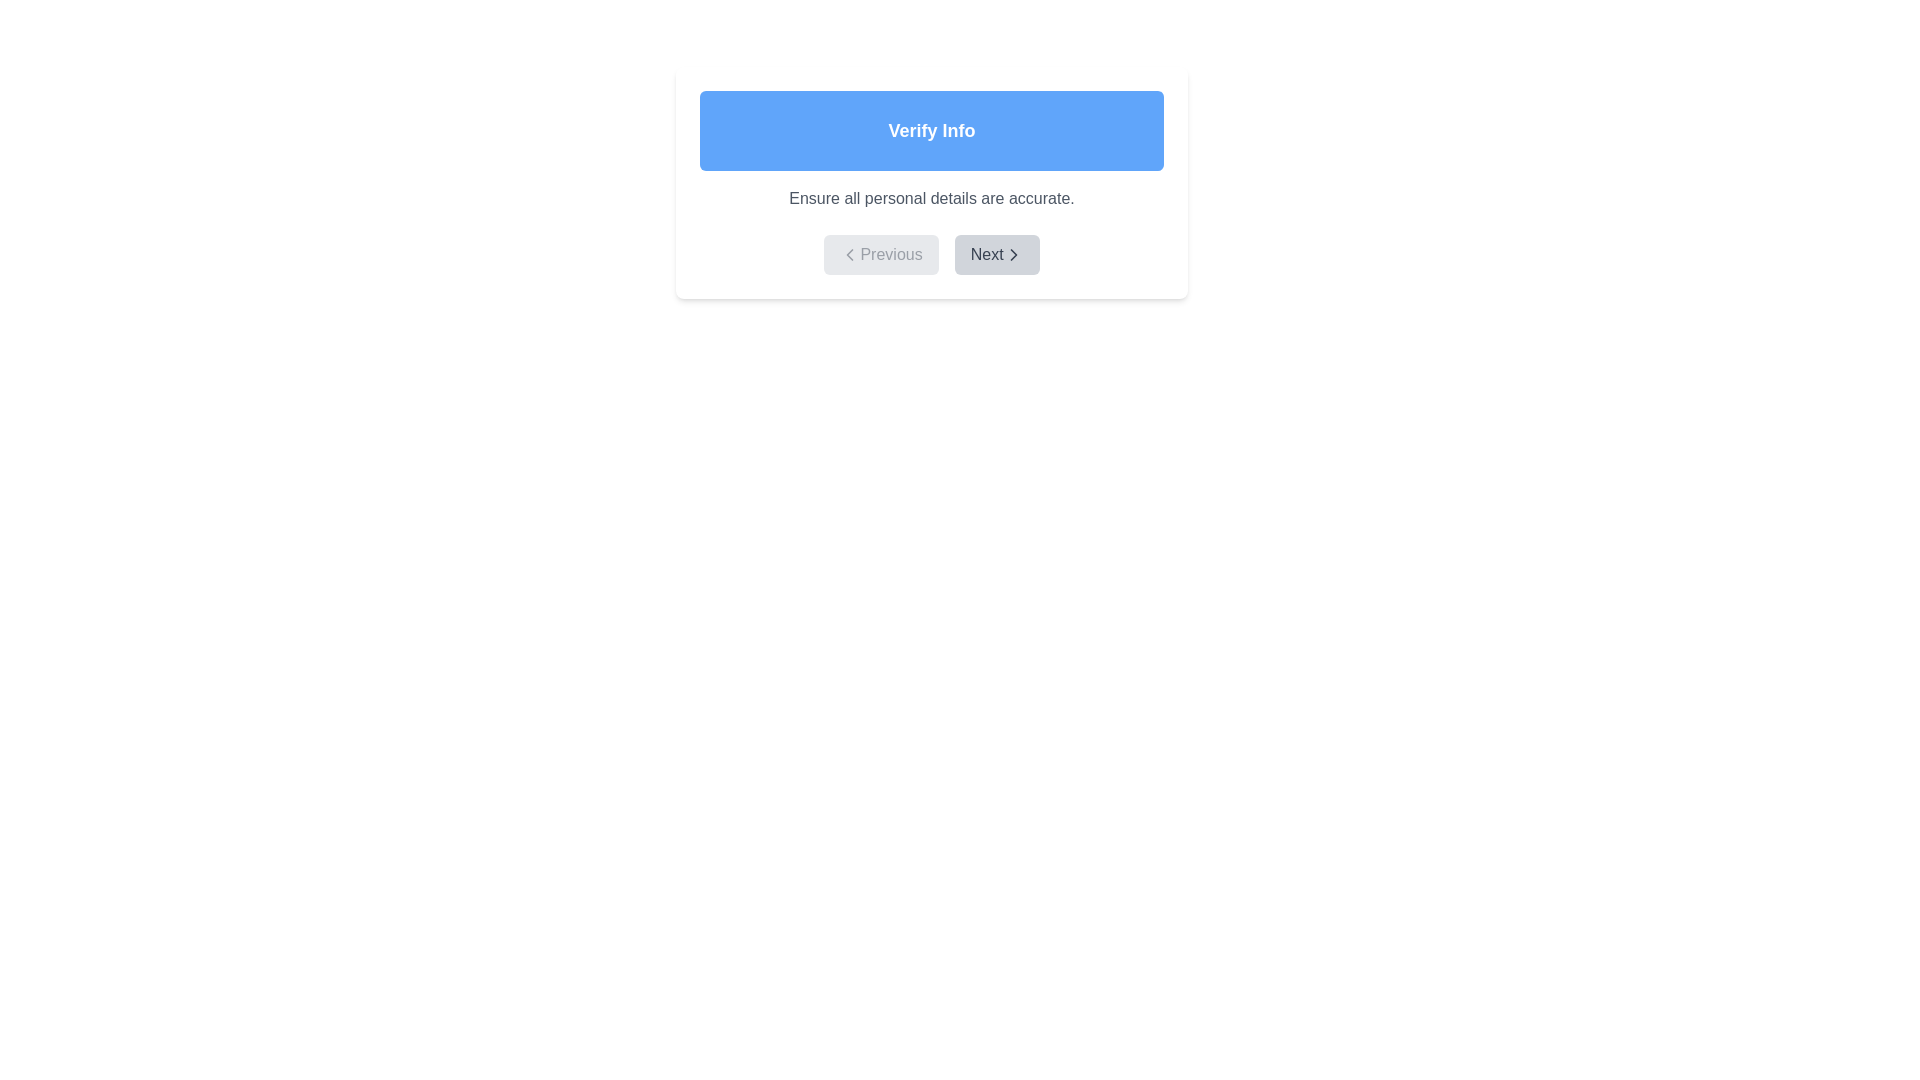 Image resolution: width=1920 pixels, height=1080 pixels. What do you see at coordinates (880, 253) in the screenshot?
I see `the 'Previous' button located in the lower section of the dialog box below the blue header labeled 'Verify Info.'` at bounding box center [880, 253].